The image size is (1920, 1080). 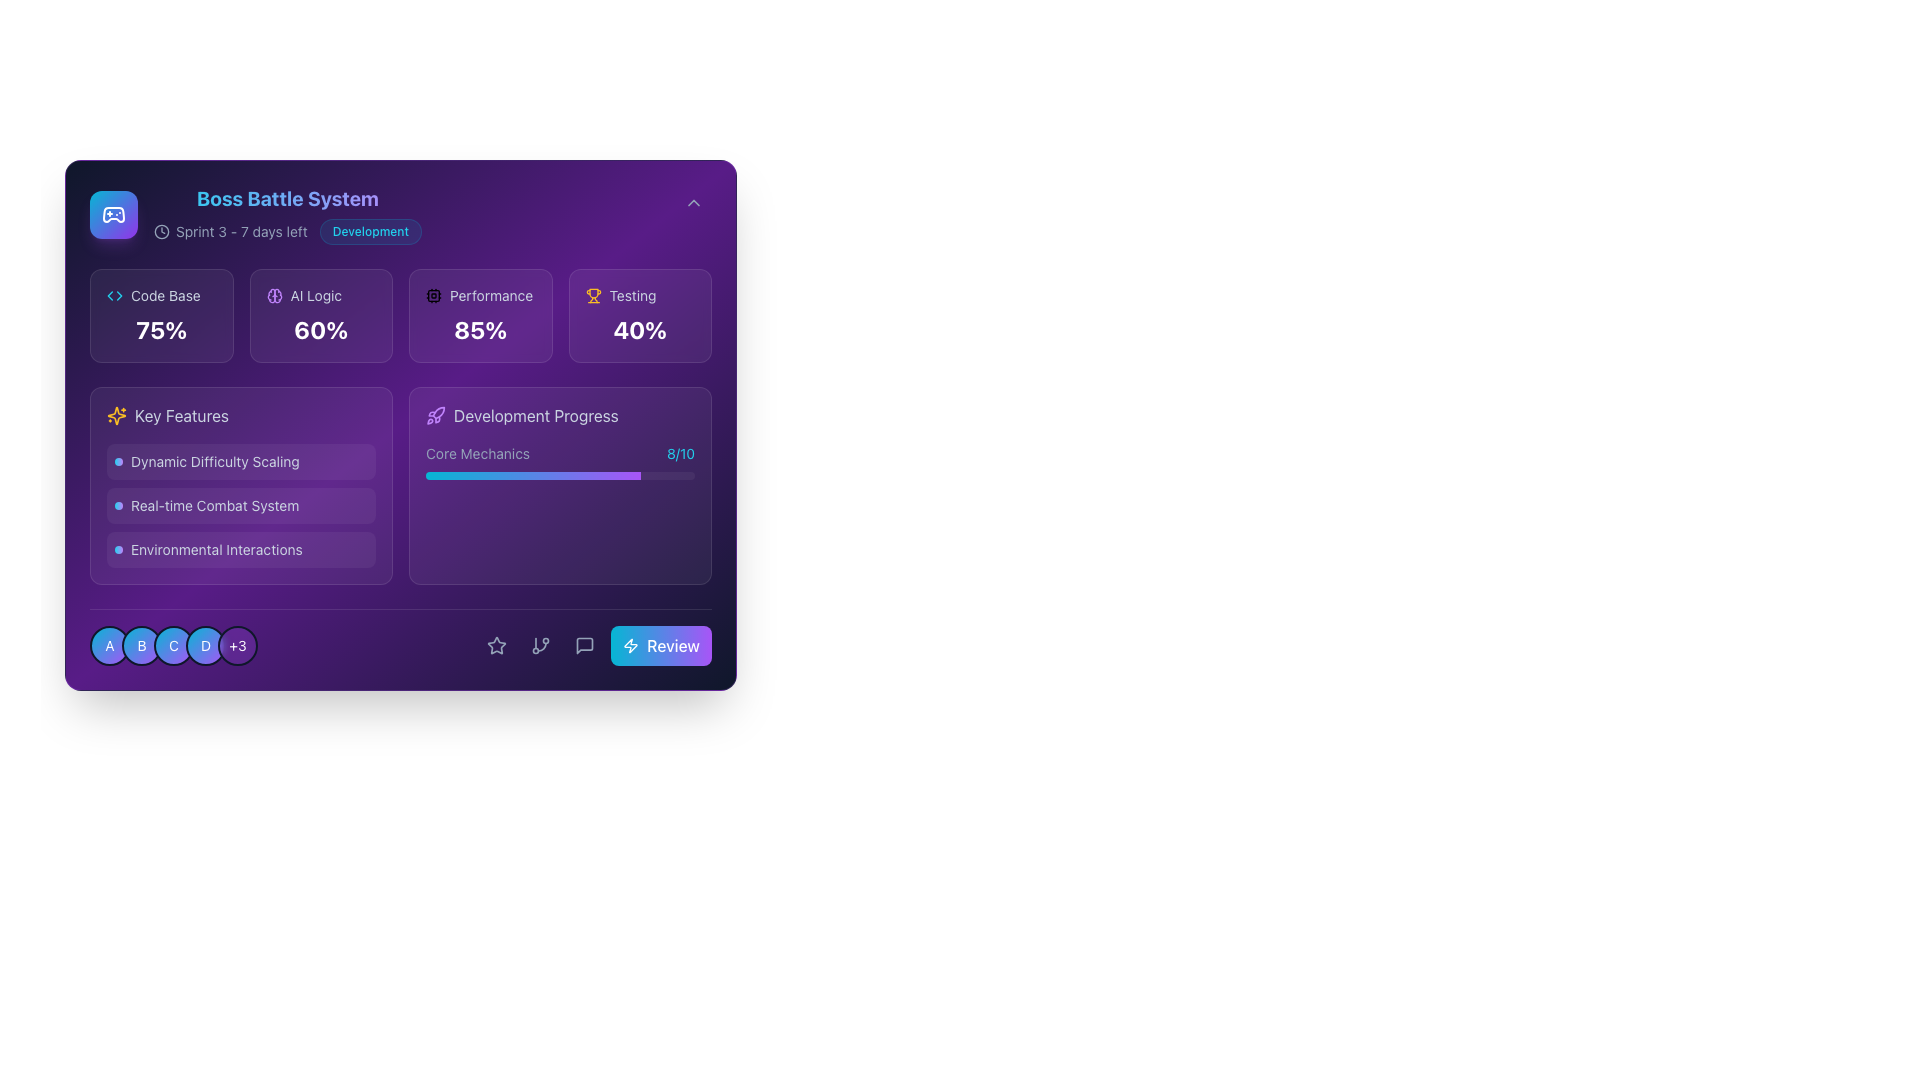 I want to click on the 'Code Base' label with the cyan-colored coding brackets icon, which is located at the top-left corner of its section, distinct from the surrounding elements, so click(x=161, y=296).